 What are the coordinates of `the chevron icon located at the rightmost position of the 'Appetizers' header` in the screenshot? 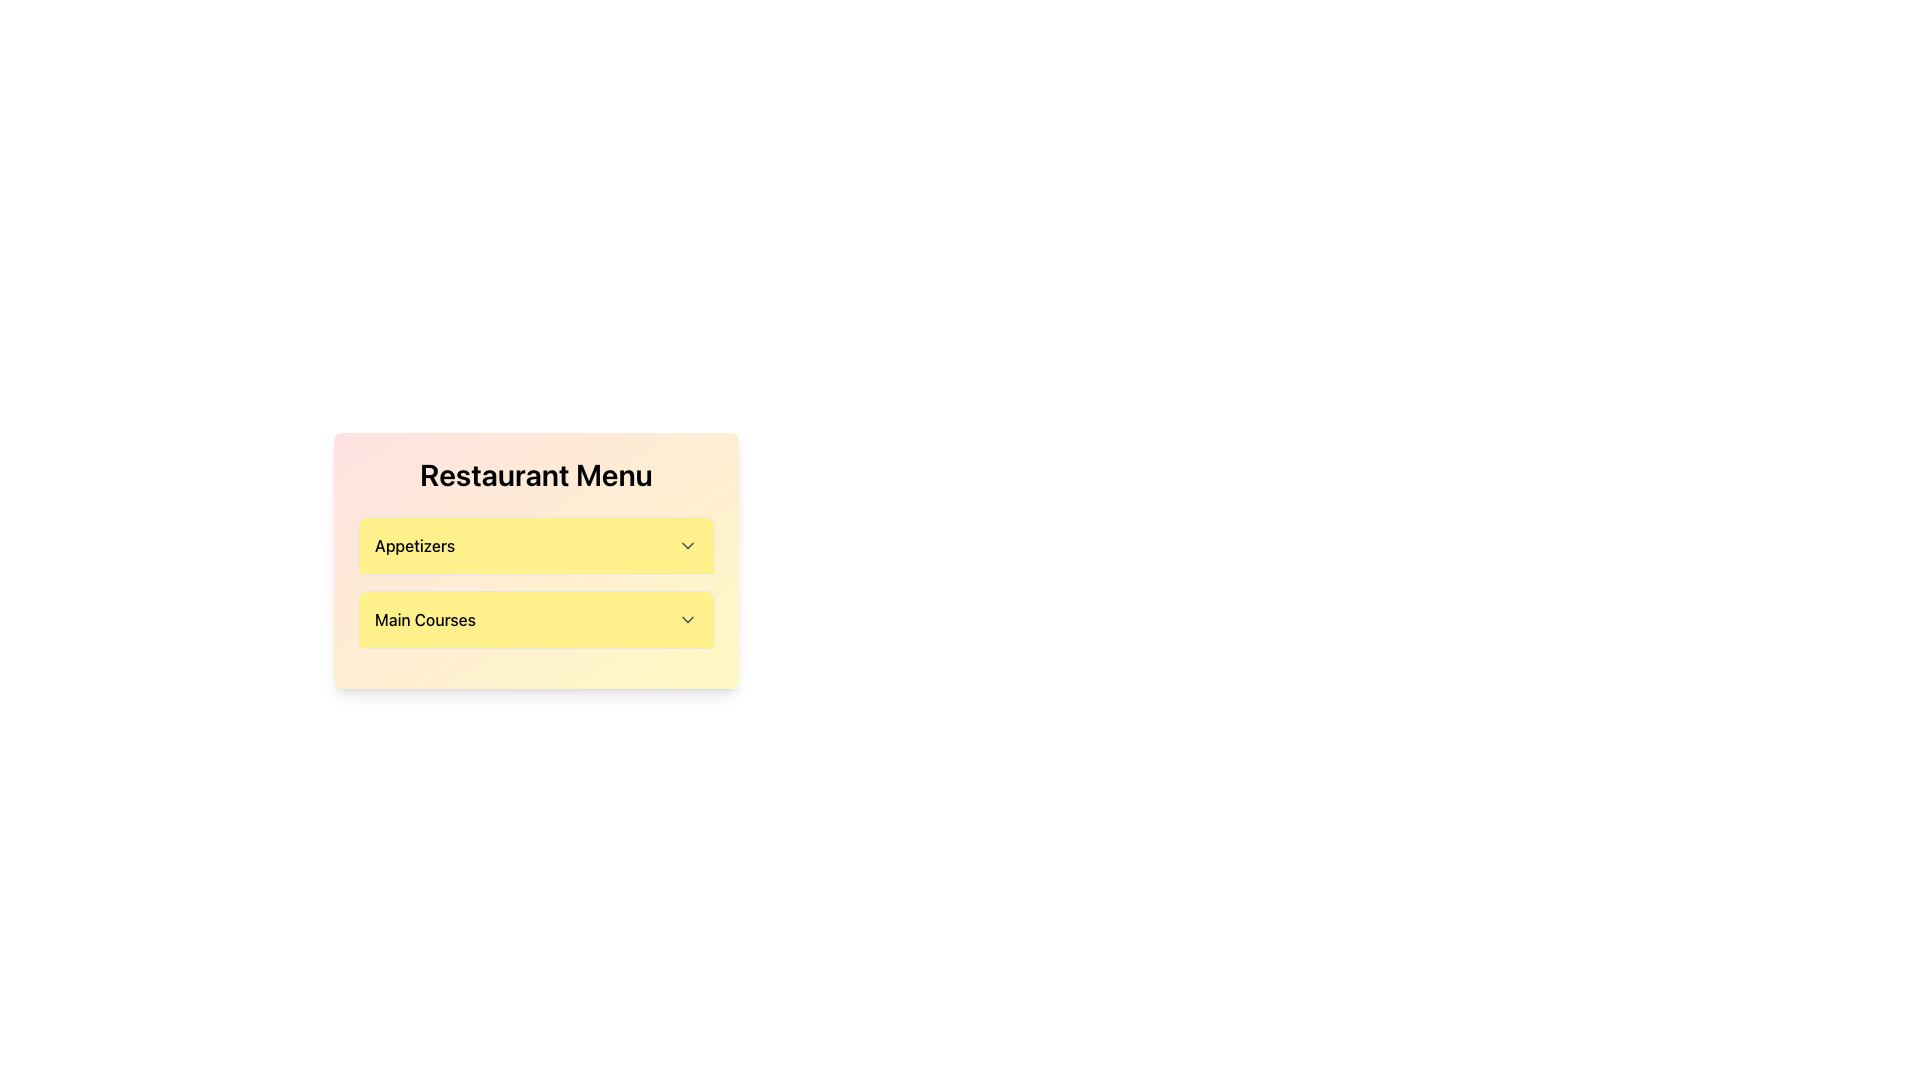 It's located at (687, 546).